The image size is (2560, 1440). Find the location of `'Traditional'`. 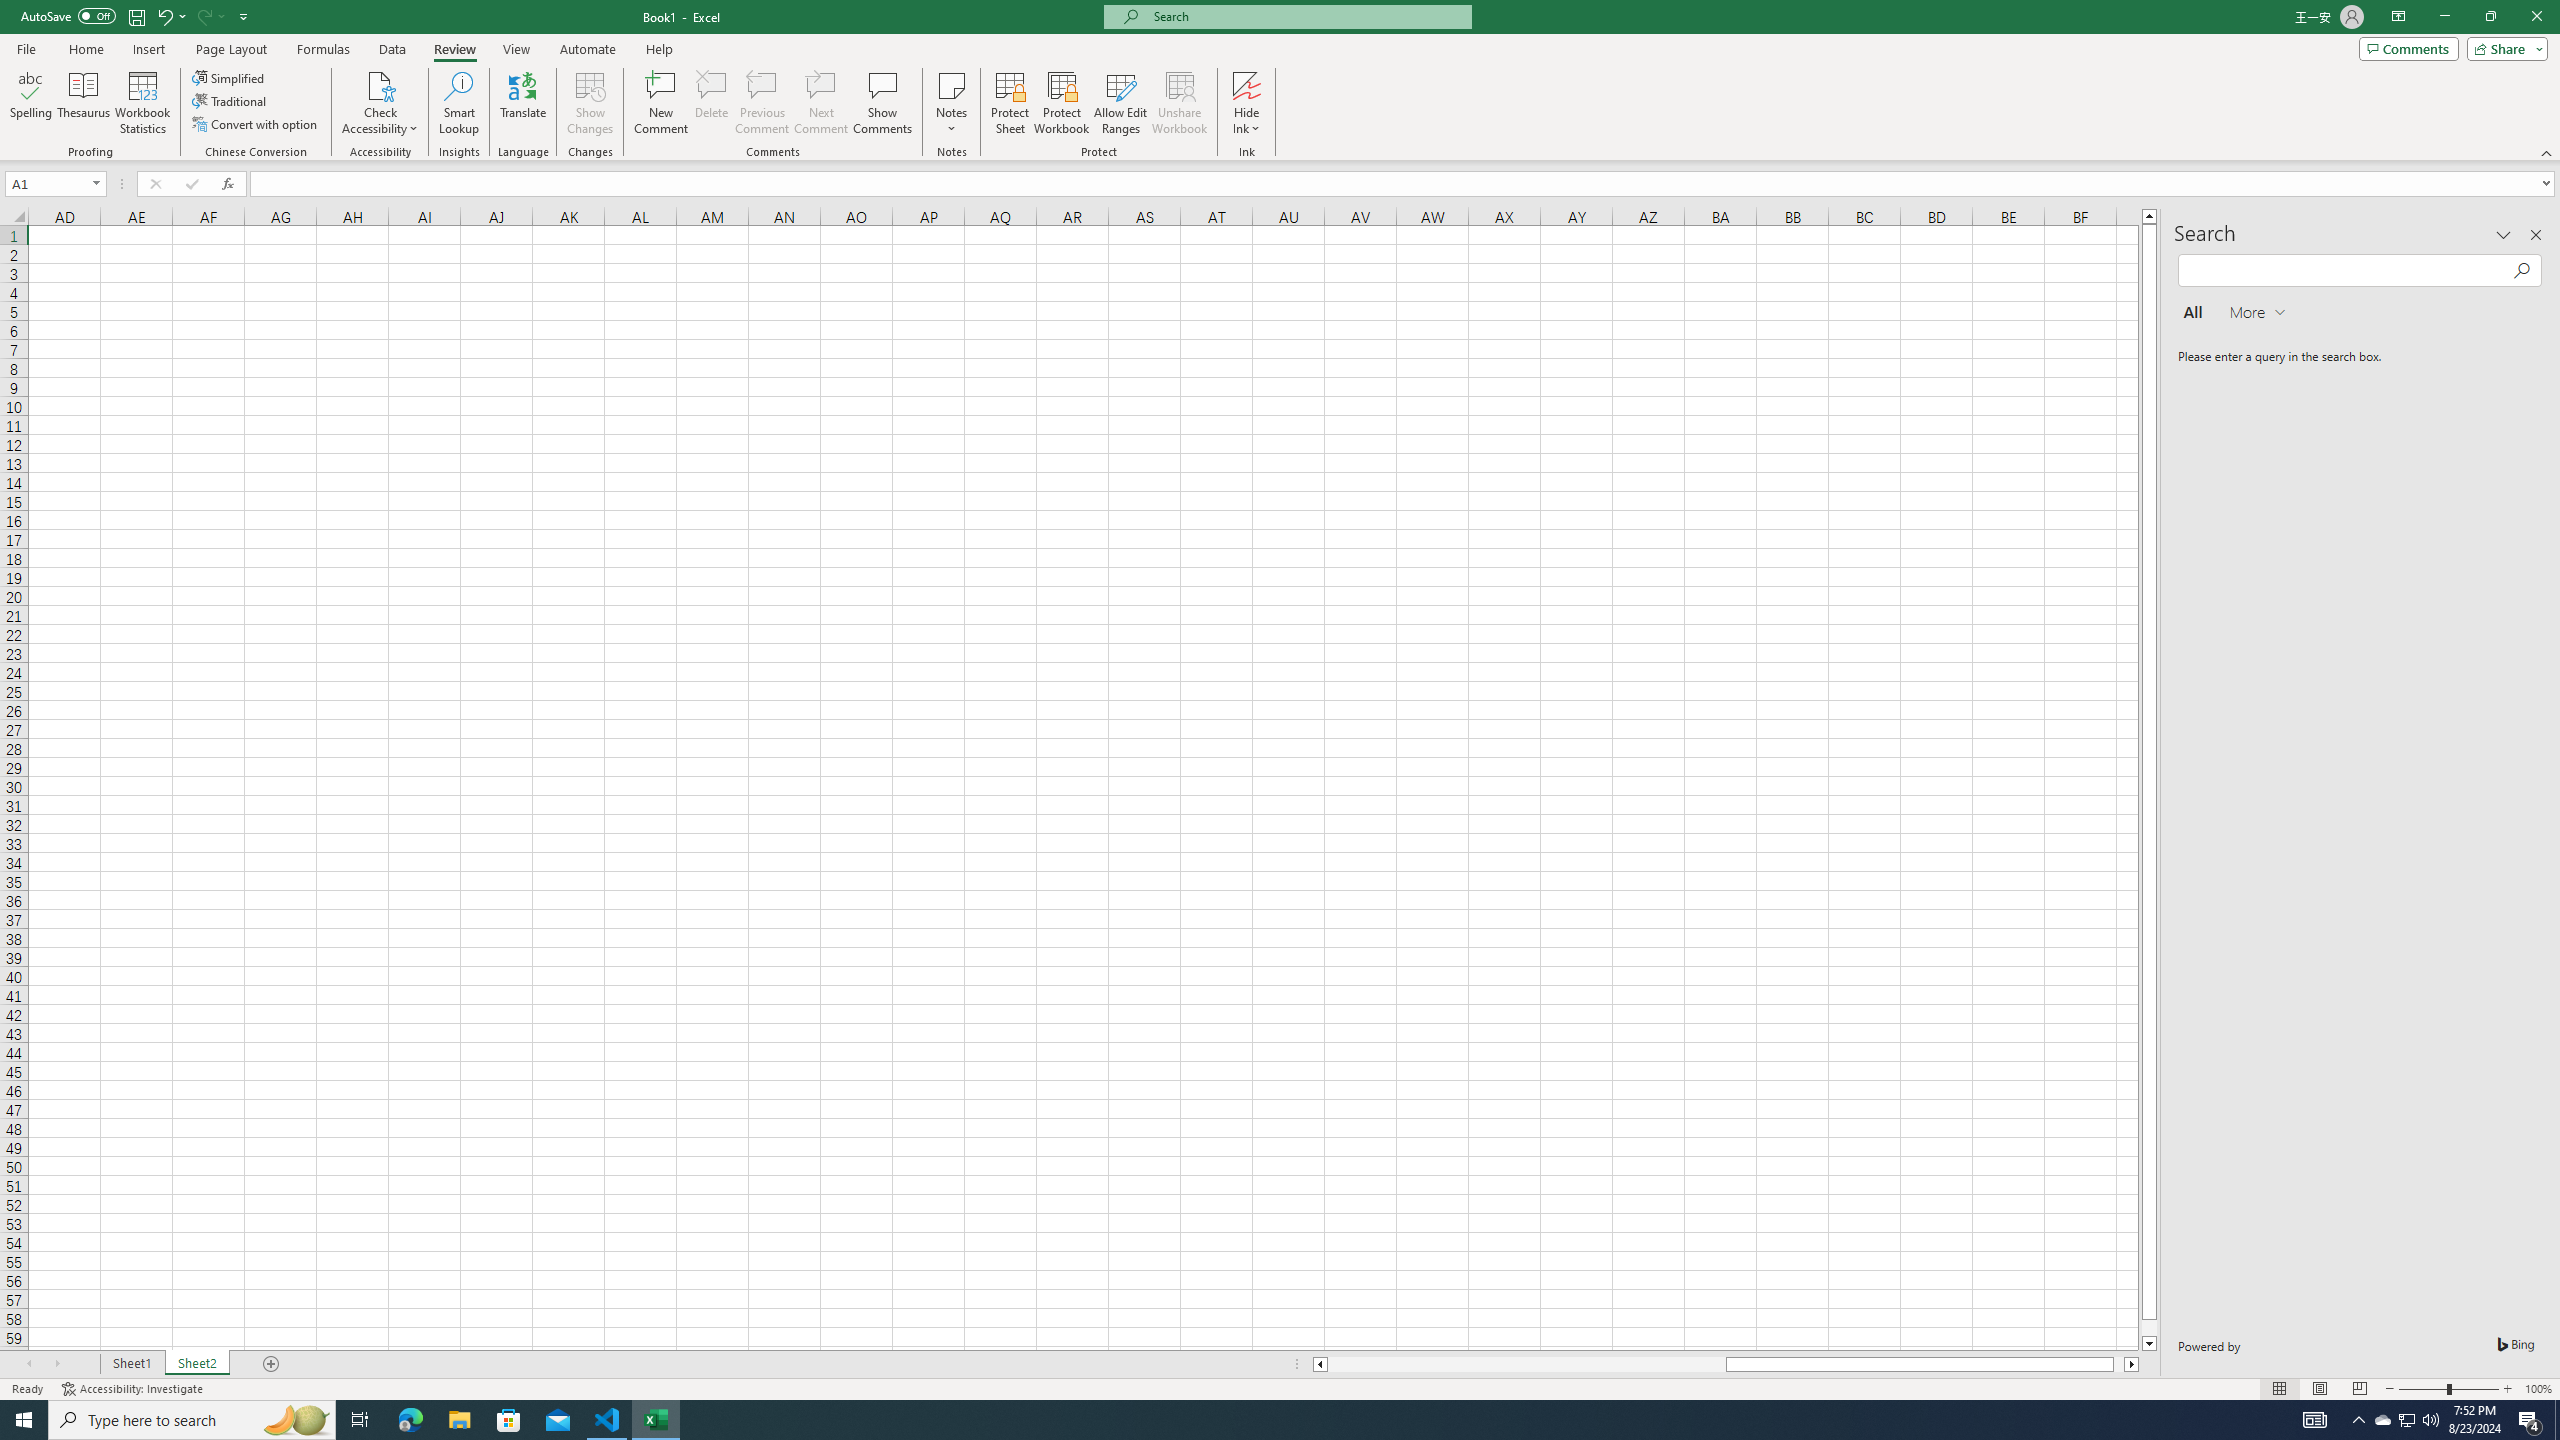

'Traditional' is located at coordinates (231, 99).